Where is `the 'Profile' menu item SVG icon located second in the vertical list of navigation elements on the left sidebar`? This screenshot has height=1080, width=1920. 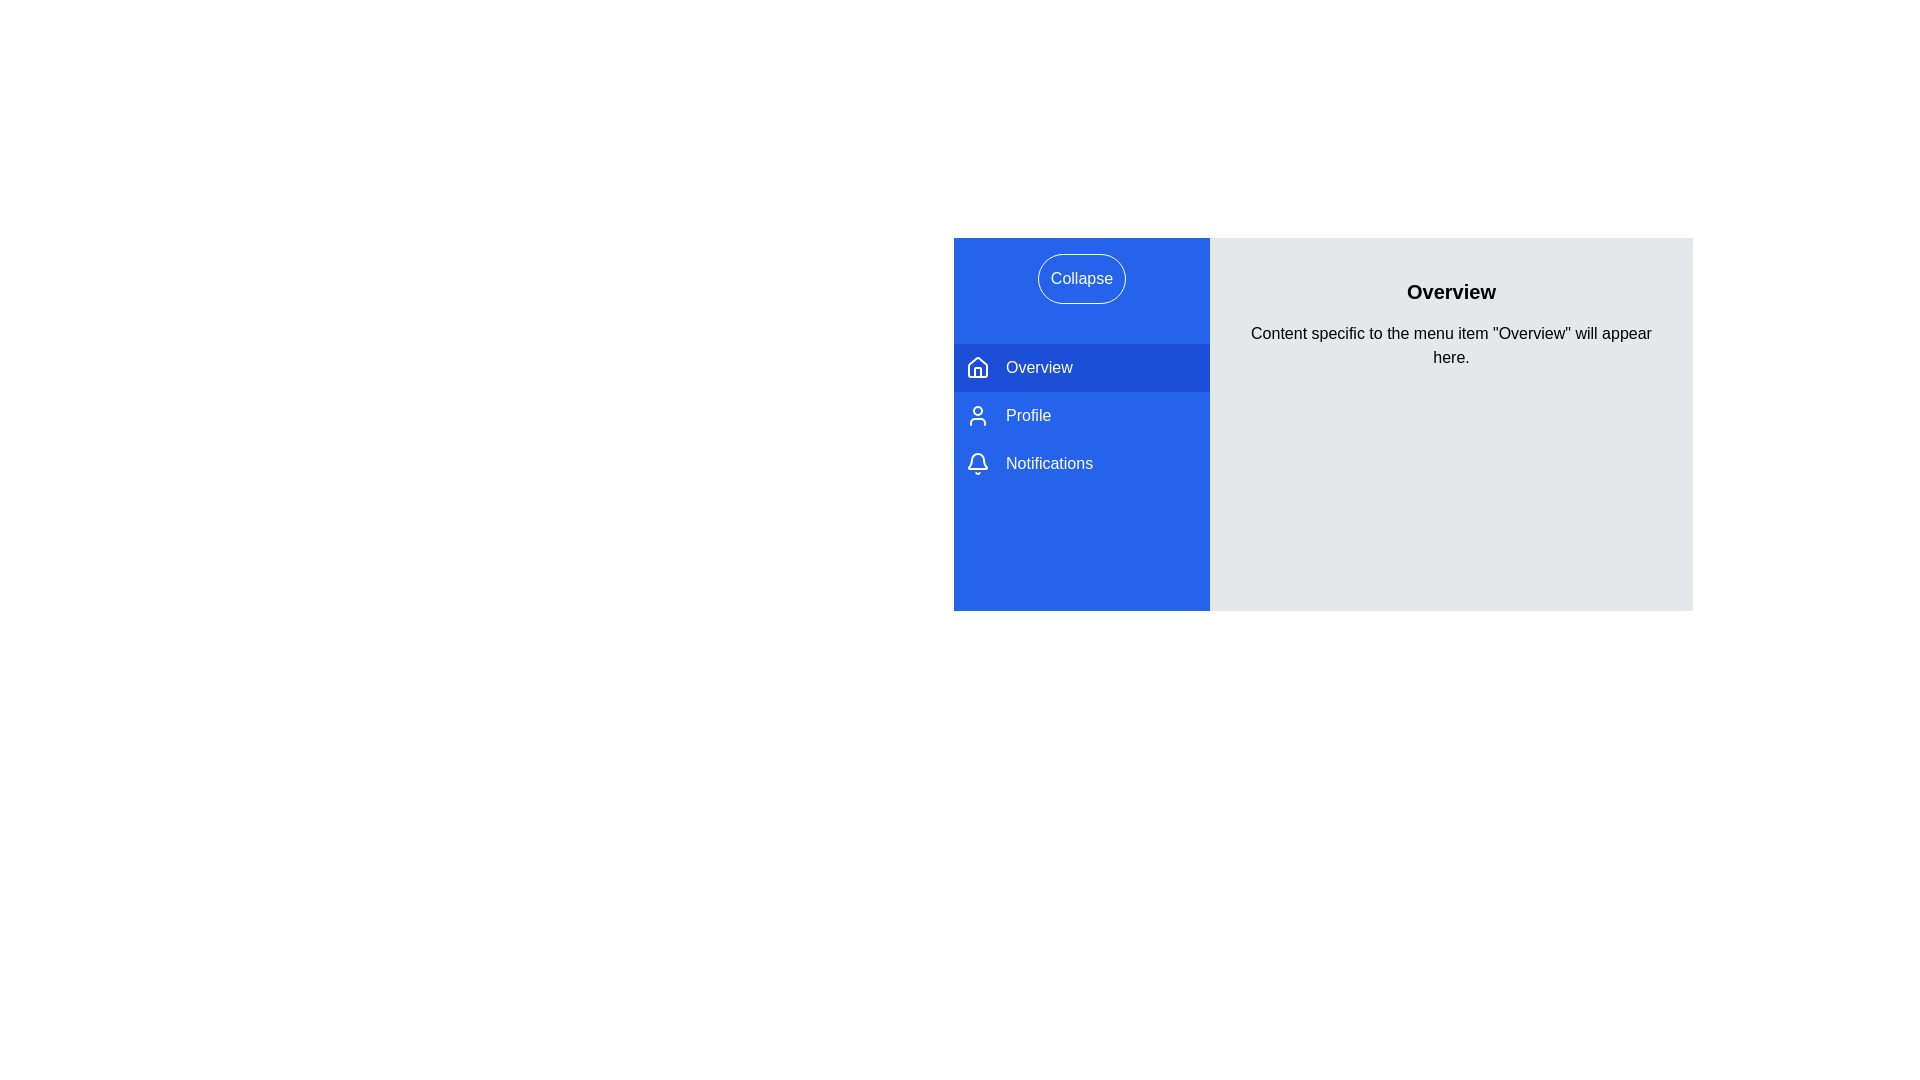
the 'Profile' menu item SVG icon located second in the vertical list of navigation elements on the left sidebar is located at coordinates (978, 415).